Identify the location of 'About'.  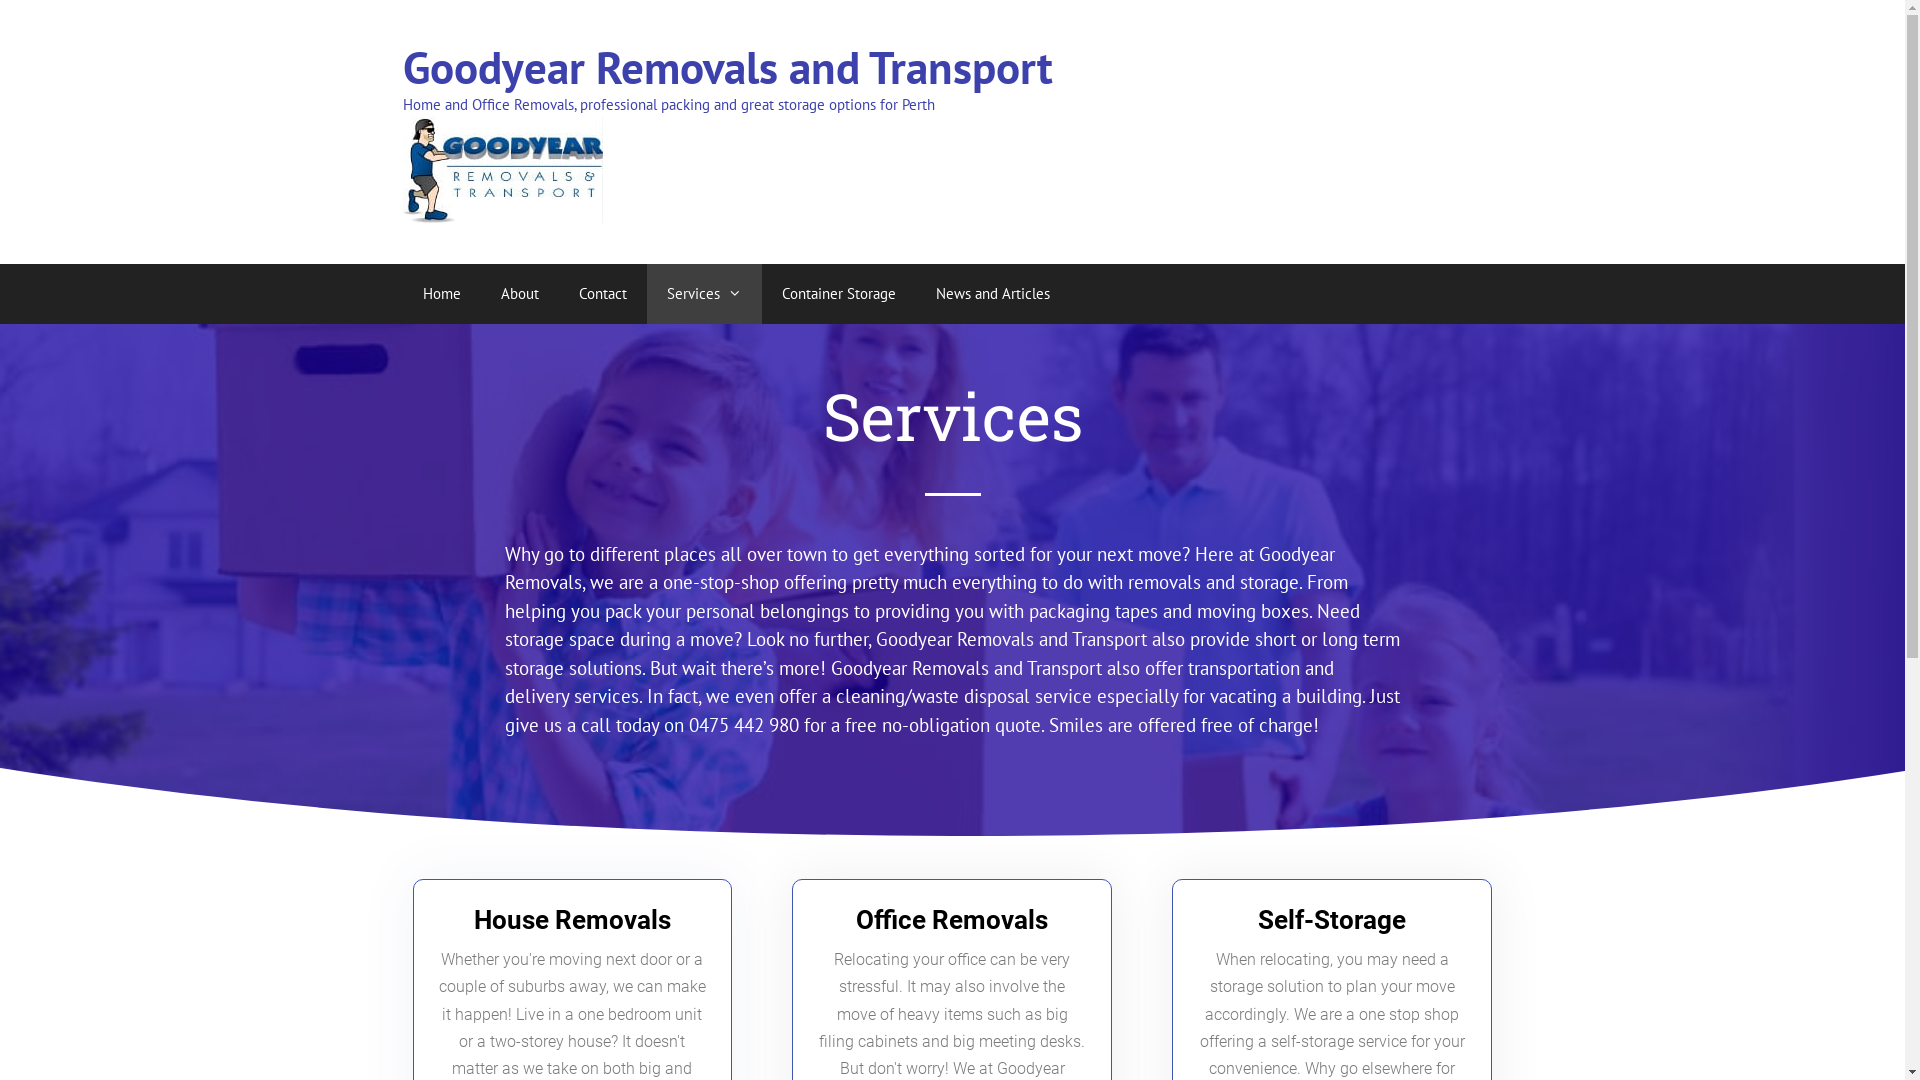
(518, 293).